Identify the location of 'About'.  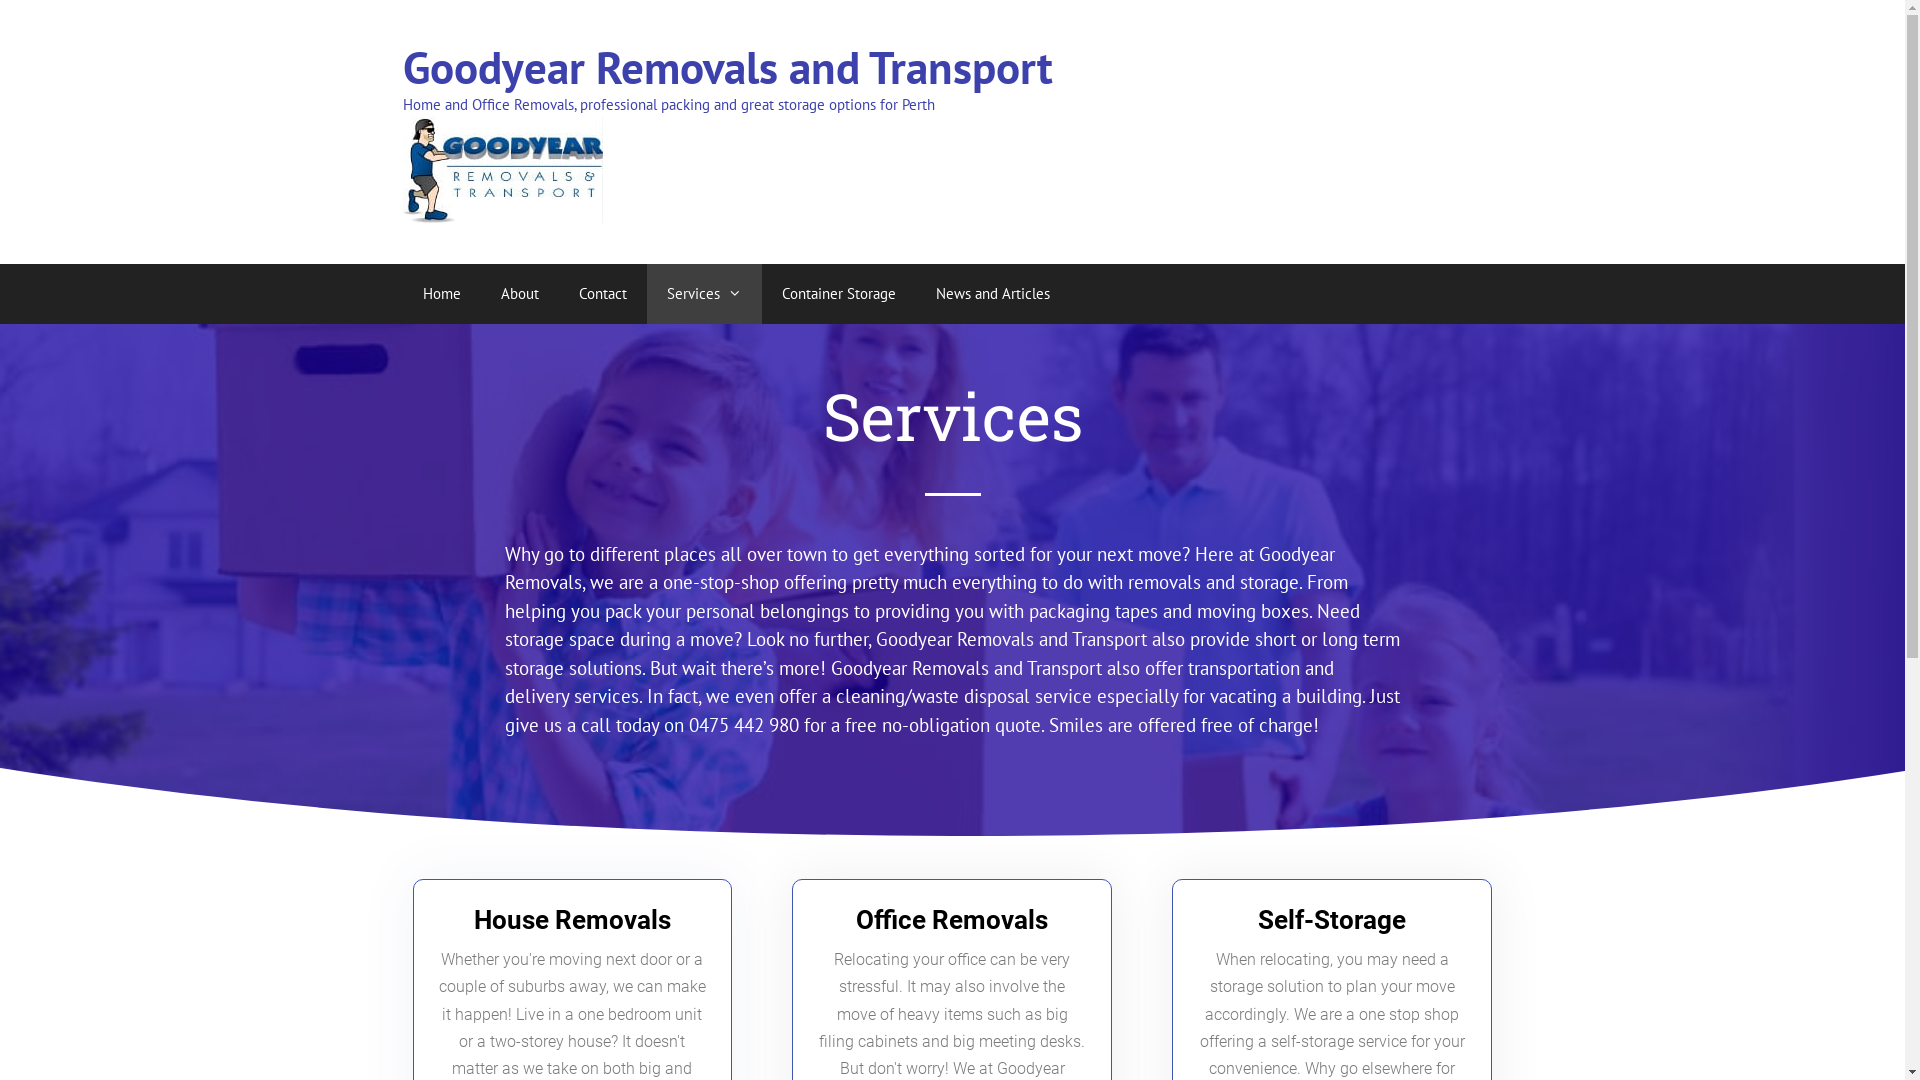
(518, 293).